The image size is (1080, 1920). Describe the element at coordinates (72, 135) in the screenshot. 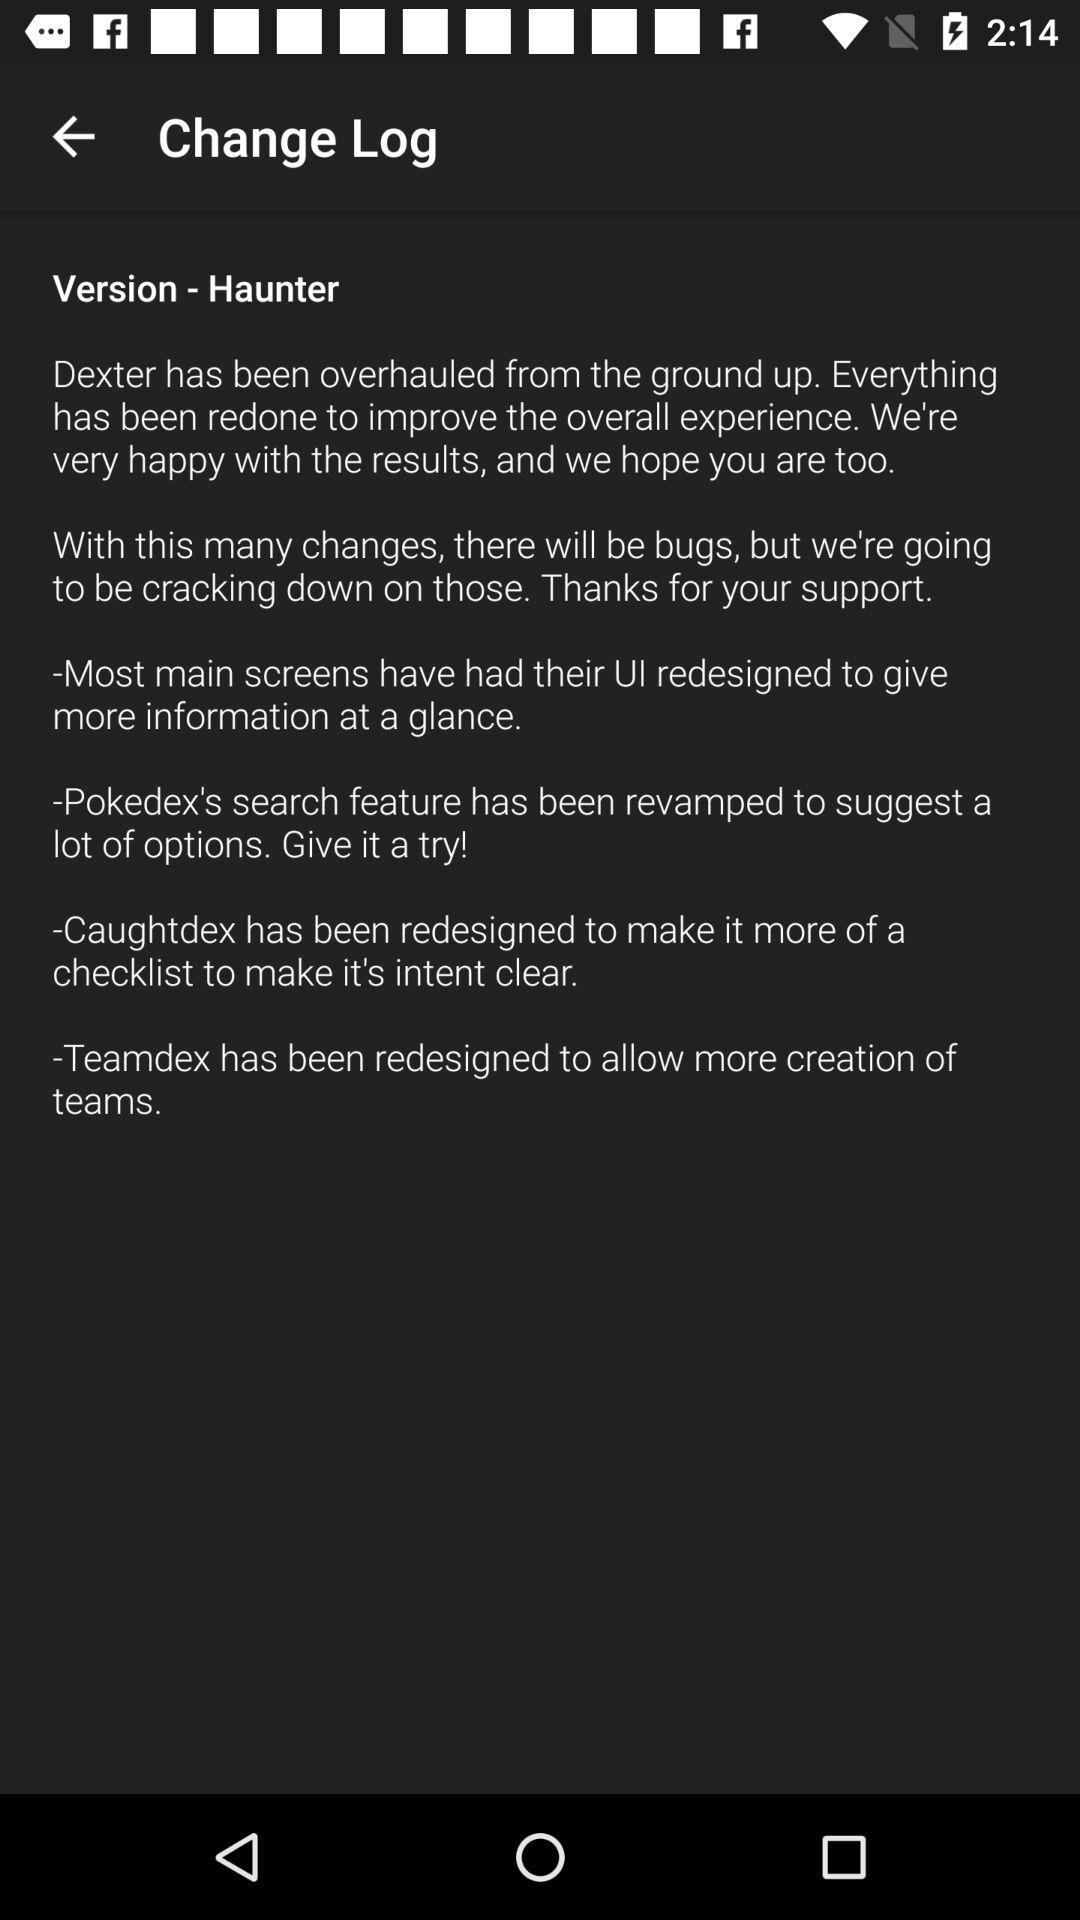

I see `the item above version haunter dexter item` at that location.